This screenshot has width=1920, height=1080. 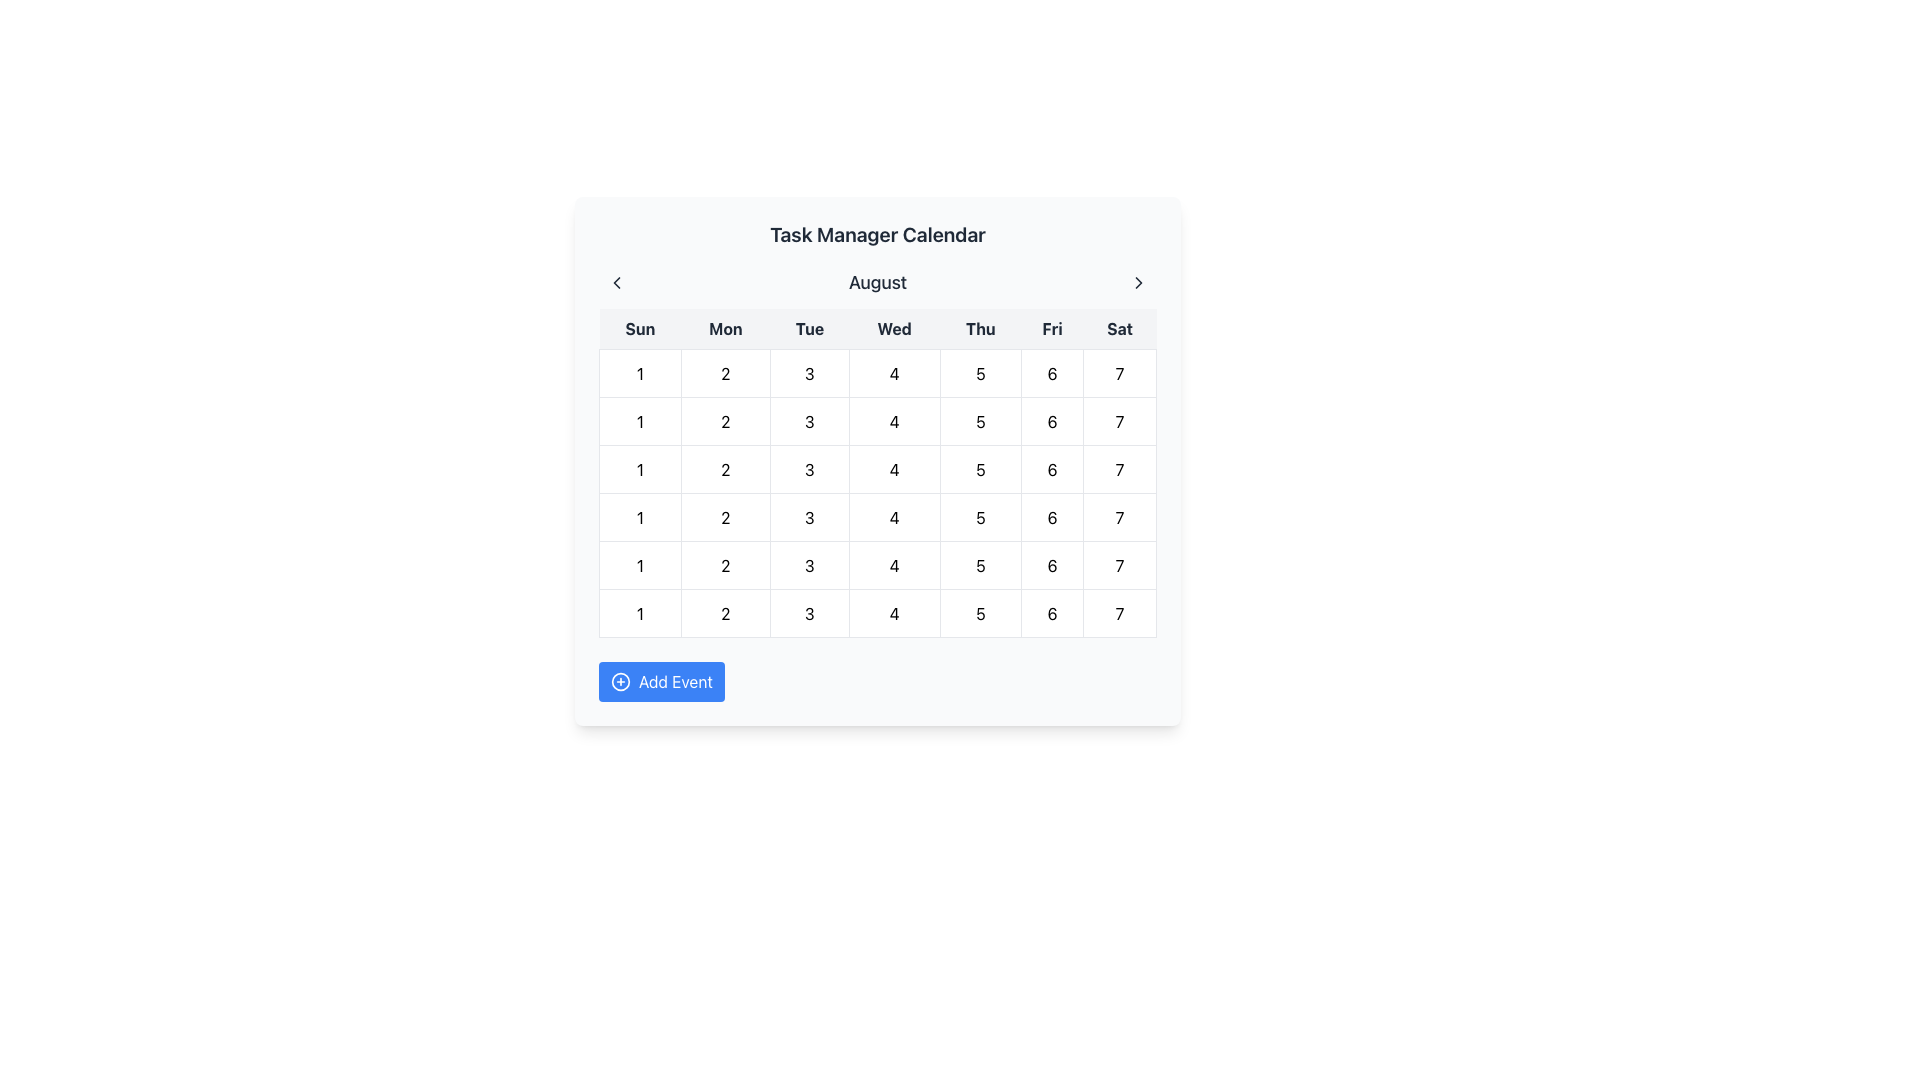 I want to click on the calendar label that represents the day number '4', located in the third row, fourth column of the calendar grid, beneath the 'Wed' header, so click(x=893, y=516).